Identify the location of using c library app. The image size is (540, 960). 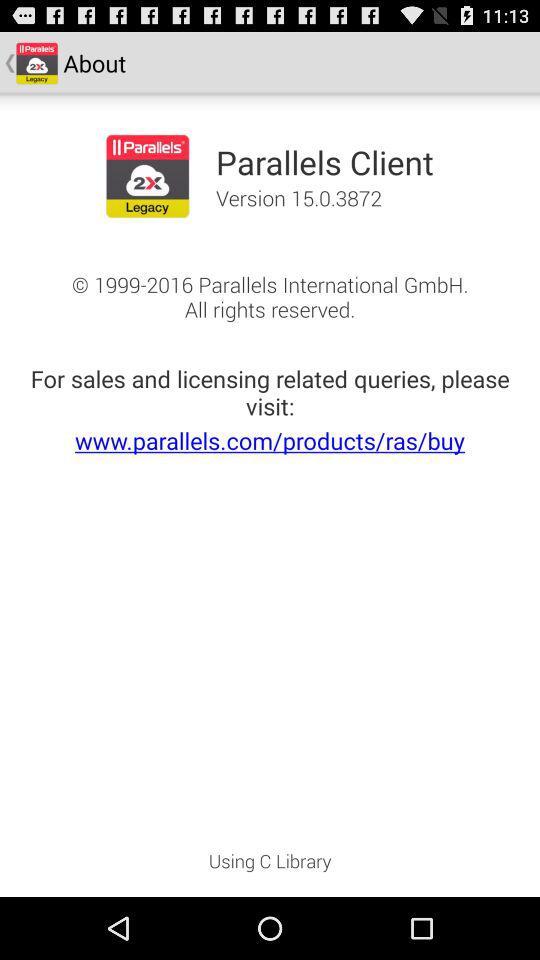
(270, 866).